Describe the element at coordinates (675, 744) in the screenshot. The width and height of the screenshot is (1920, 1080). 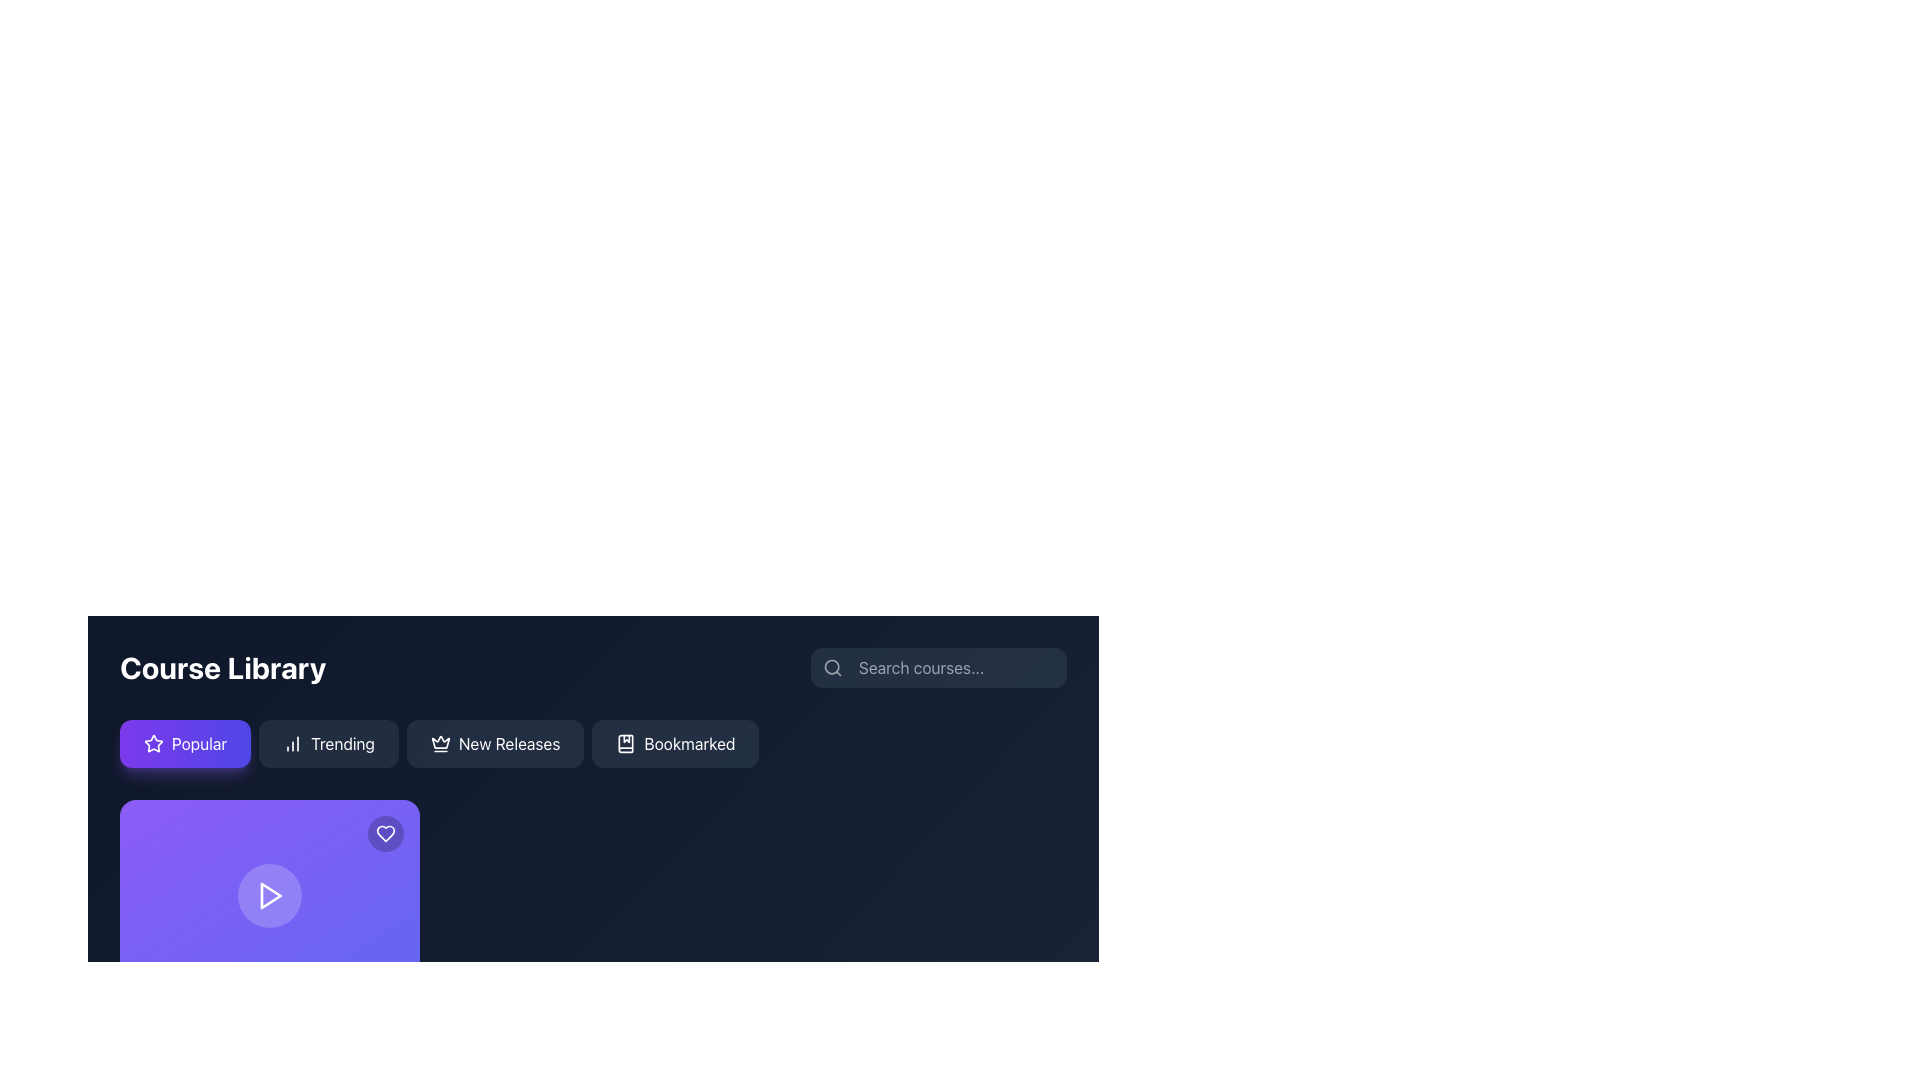
I see `the fourth button labeled 'Bookmarked' in the navigation bar to initiate navigation to the 'Bookmarked' section` at that location.